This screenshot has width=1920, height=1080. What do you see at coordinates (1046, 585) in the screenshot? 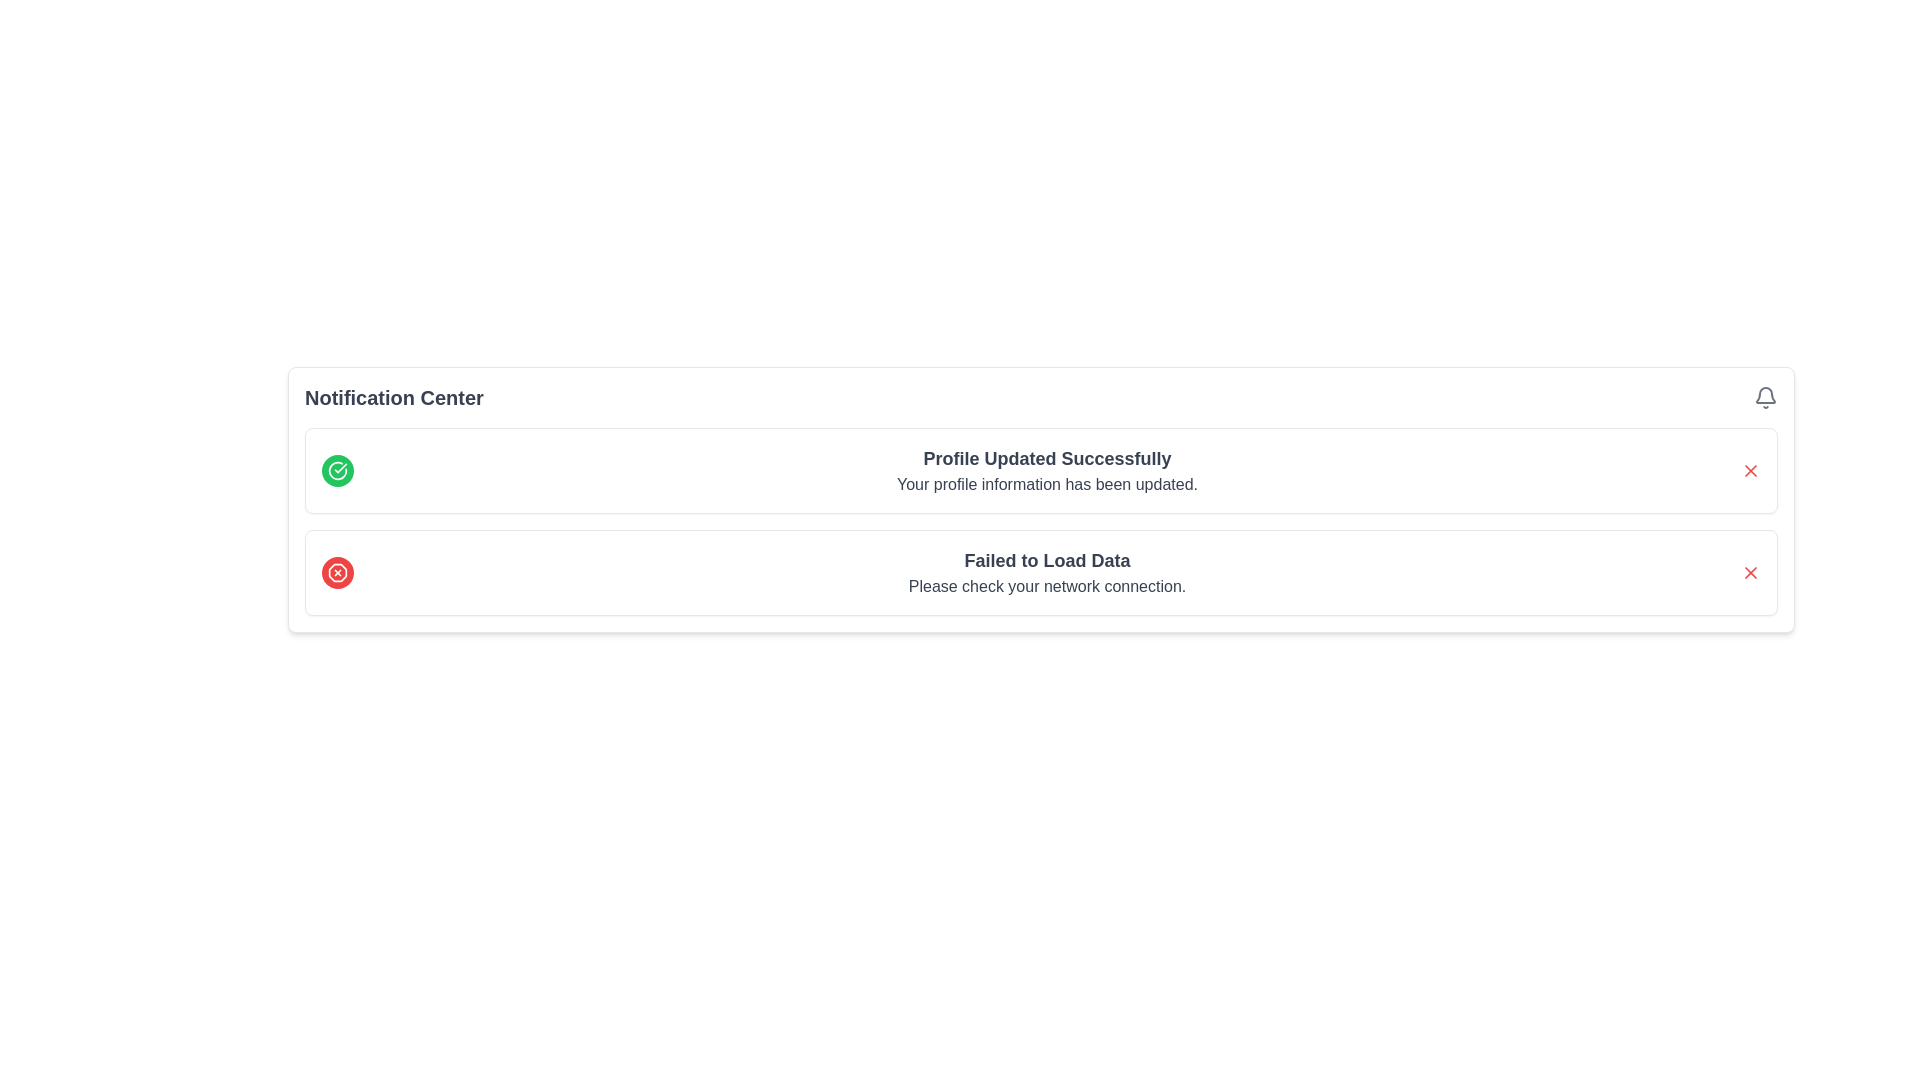
I see `the text label displaying 'Please check your network connection.' which is positioned below the title 'Failed to Load Data' in the notification card` at bounding box center [1046, 585].